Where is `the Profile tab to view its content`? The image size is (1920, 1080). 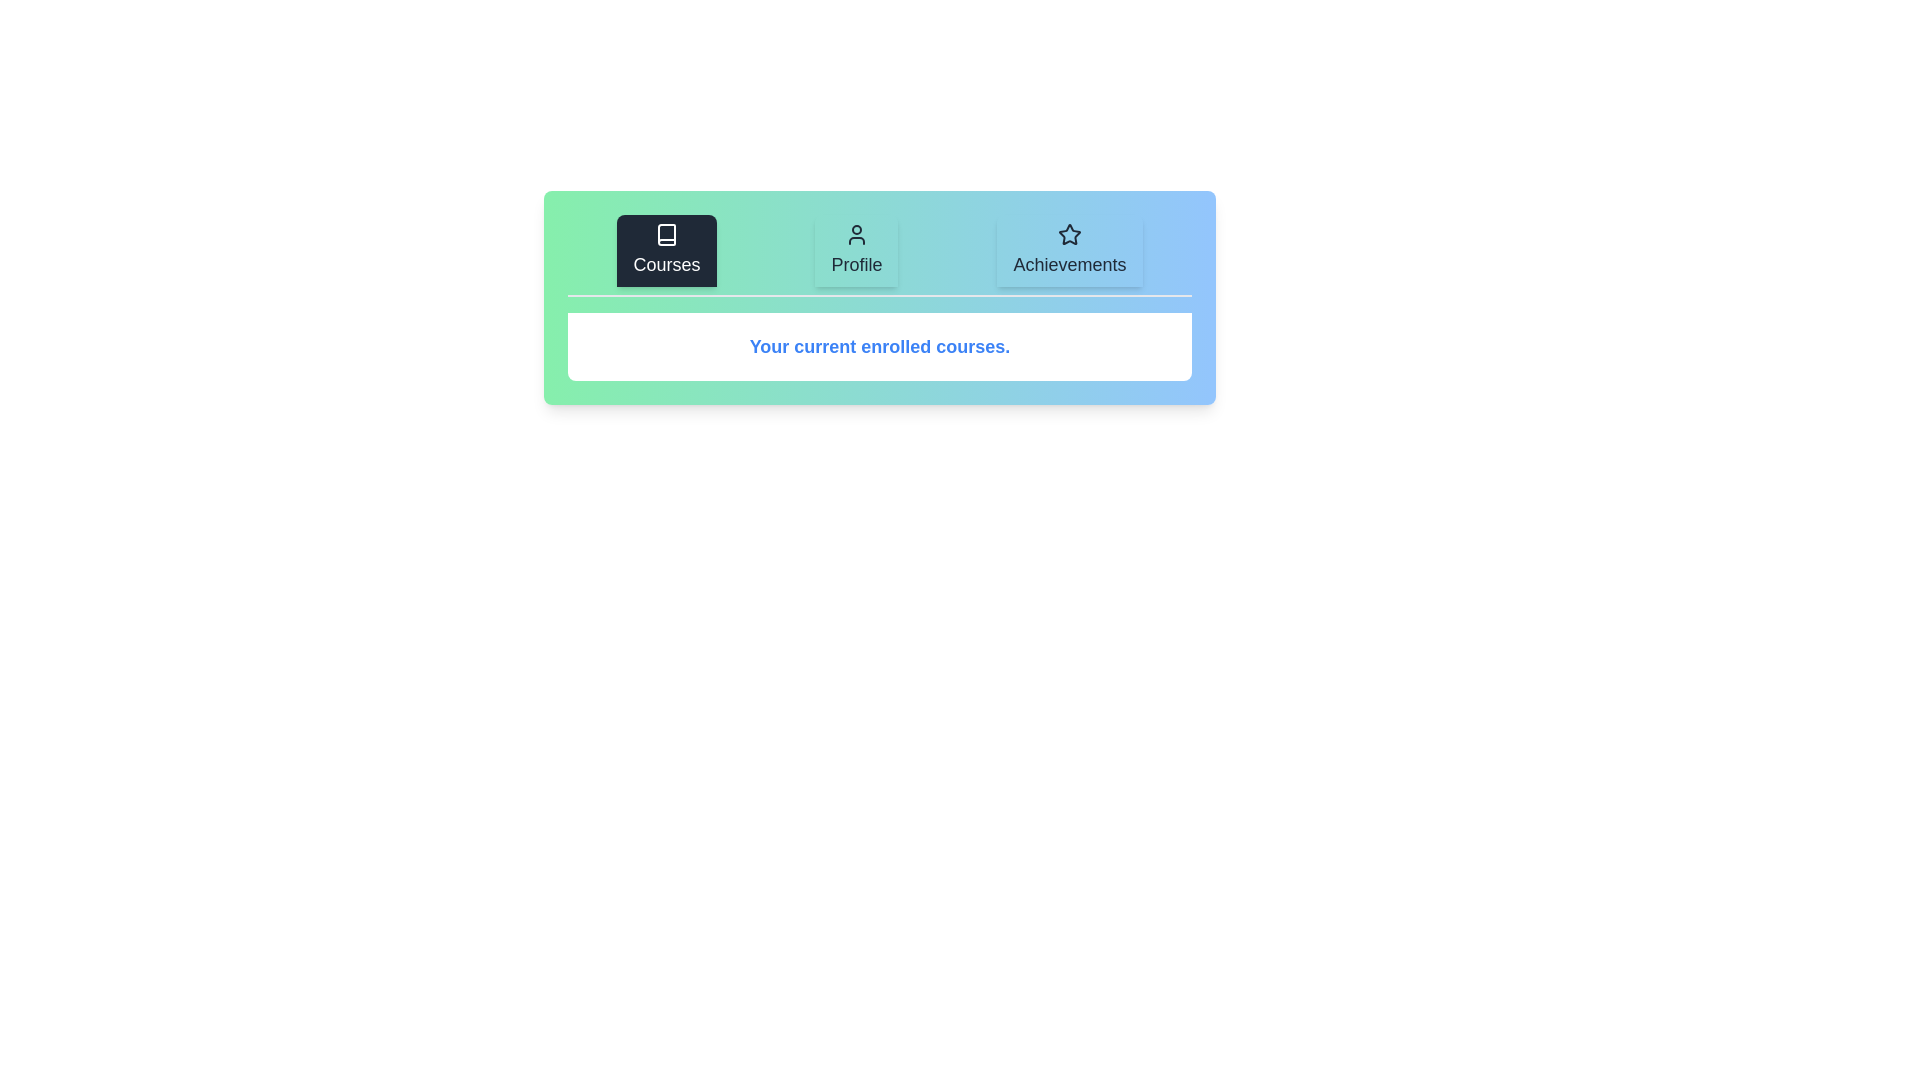
the Profile tab to view its content is located at coordinates (856, 249).